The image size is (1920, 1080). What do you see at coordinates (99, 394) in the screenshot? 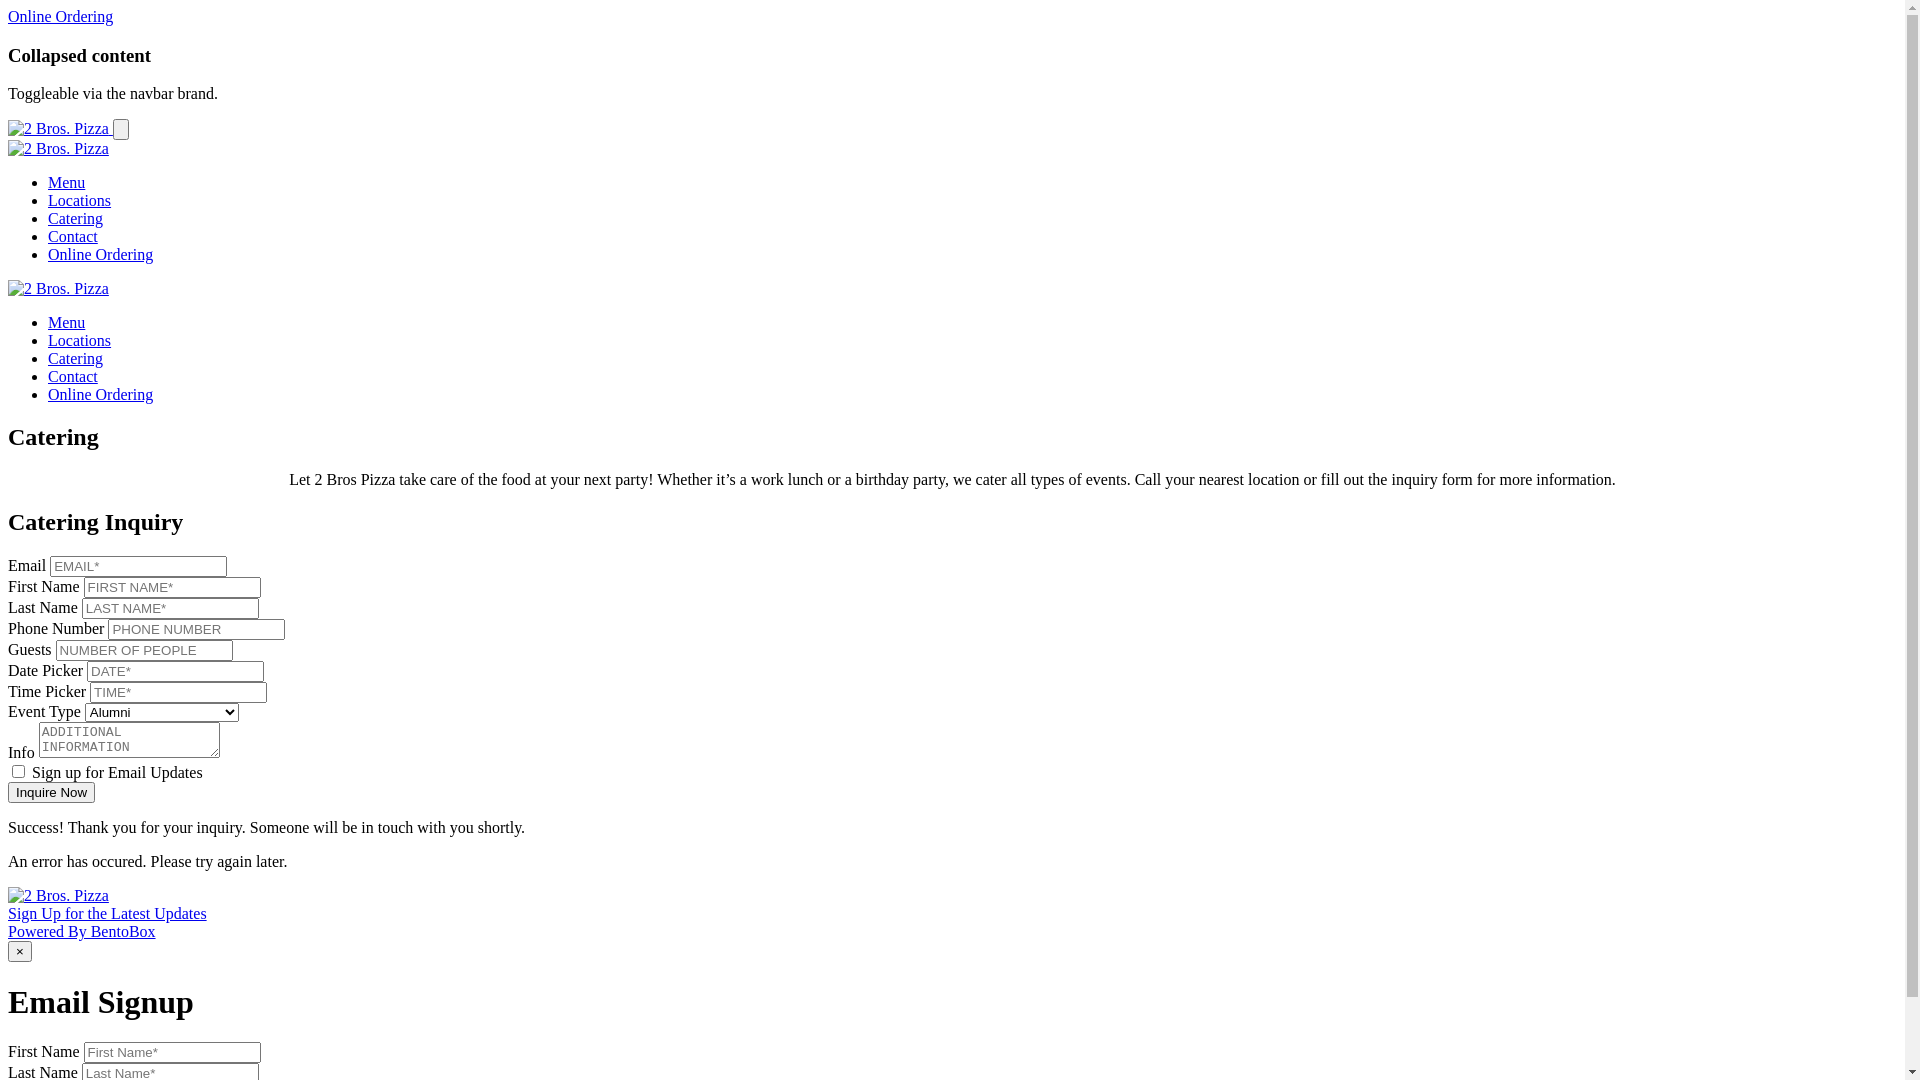
I see `'Online Ordering'` at bounding box center [99, 394].